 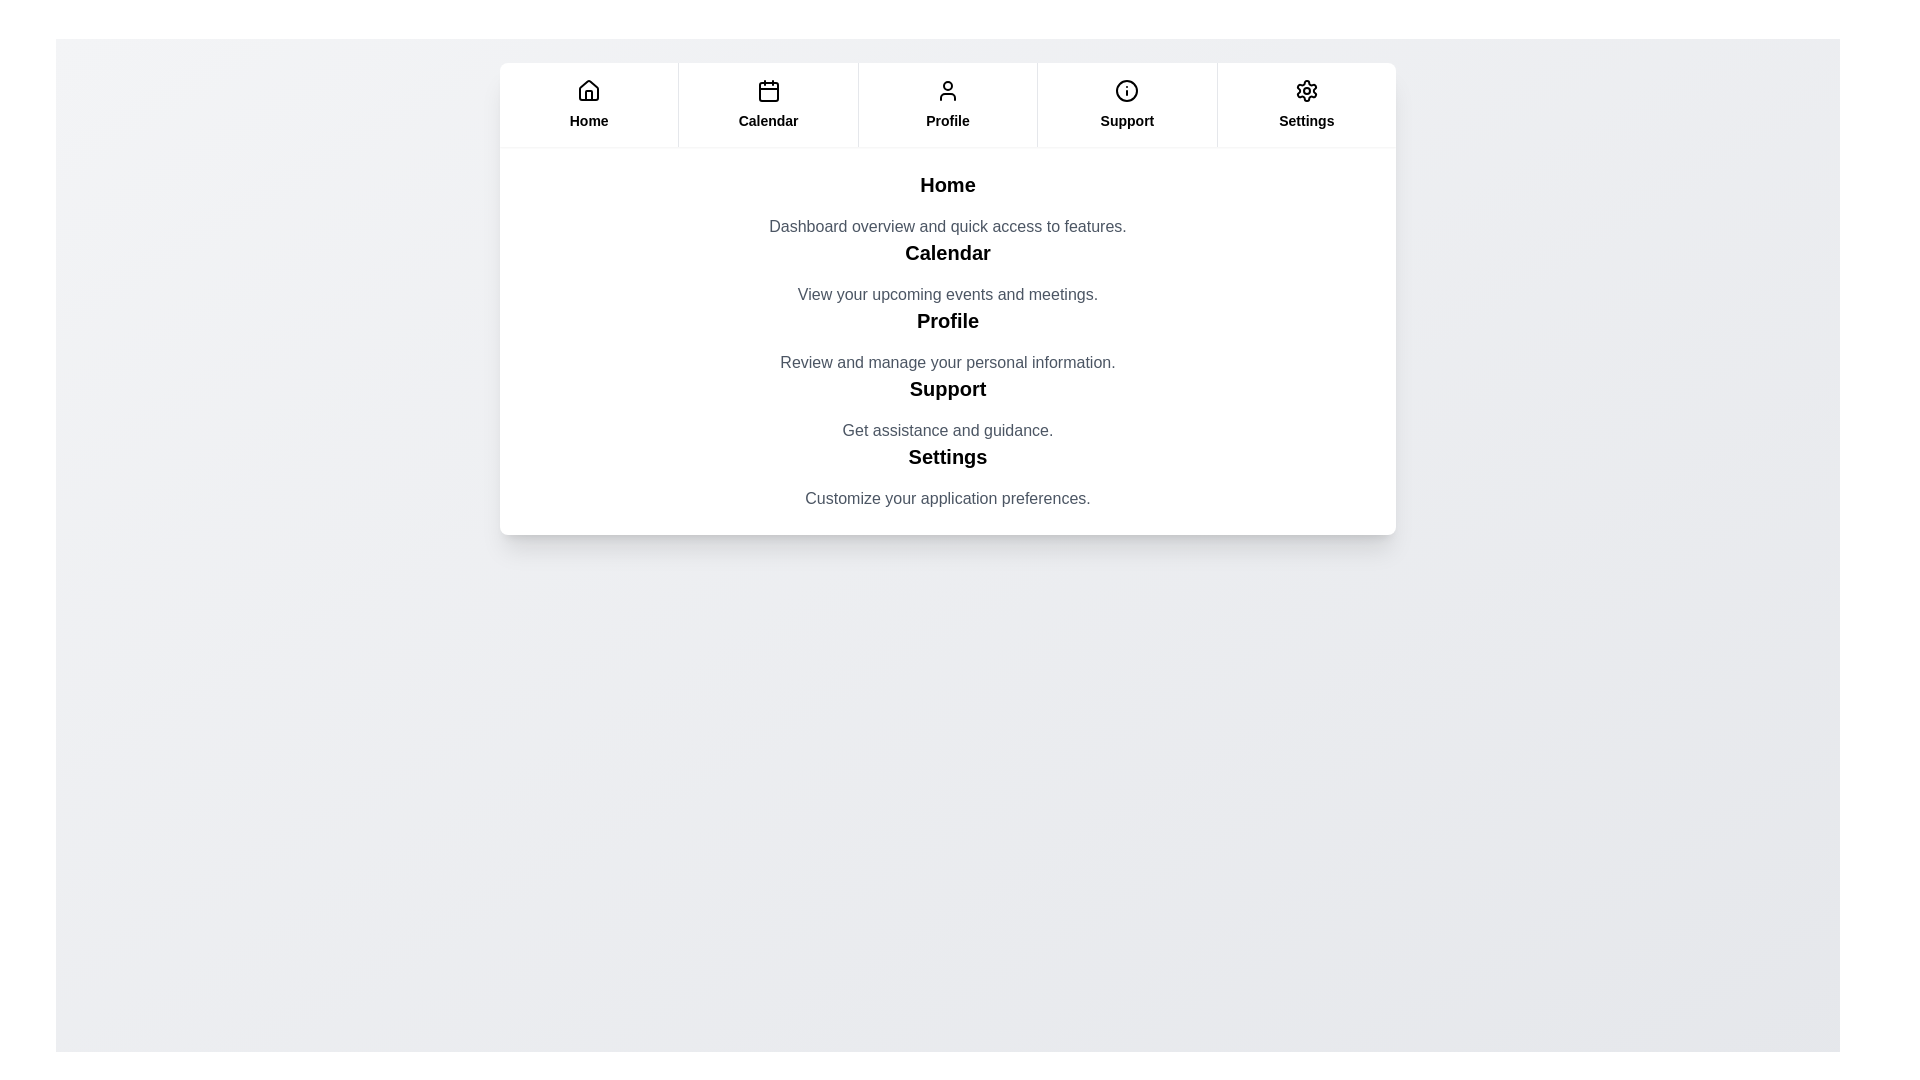 What do you see at coordinates (947, 226) in the screenshot?
I see `the text label that provides an overview of the dashboard's purpose and features, located directly below the 'Home' heading` at bounding box center [947, 226].